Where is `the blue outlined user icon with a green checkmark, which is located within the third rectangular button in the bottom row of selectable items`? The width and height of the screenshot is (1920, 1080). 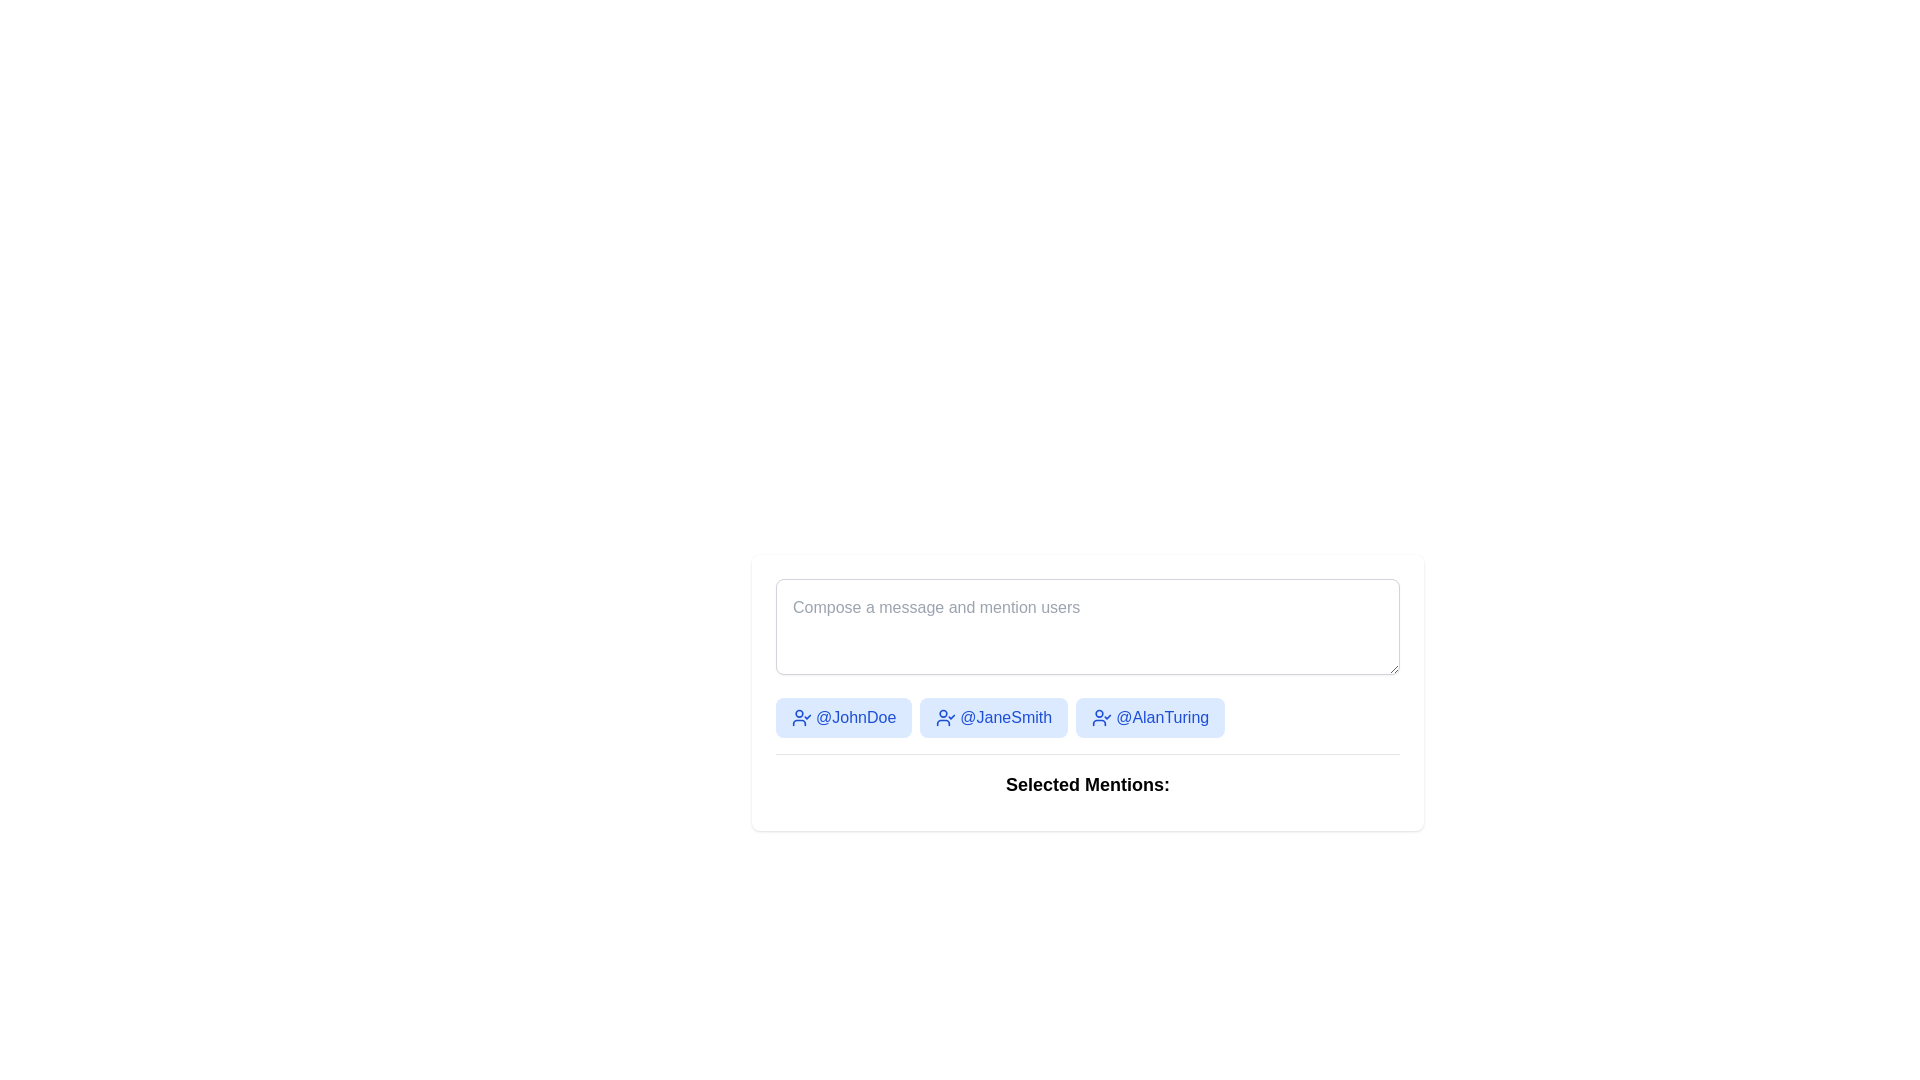
the blue outlined user icon with a green checkmark, which is located within the third rectangular button in the bottom row of selectable items is located at coordinates (1101, 716).